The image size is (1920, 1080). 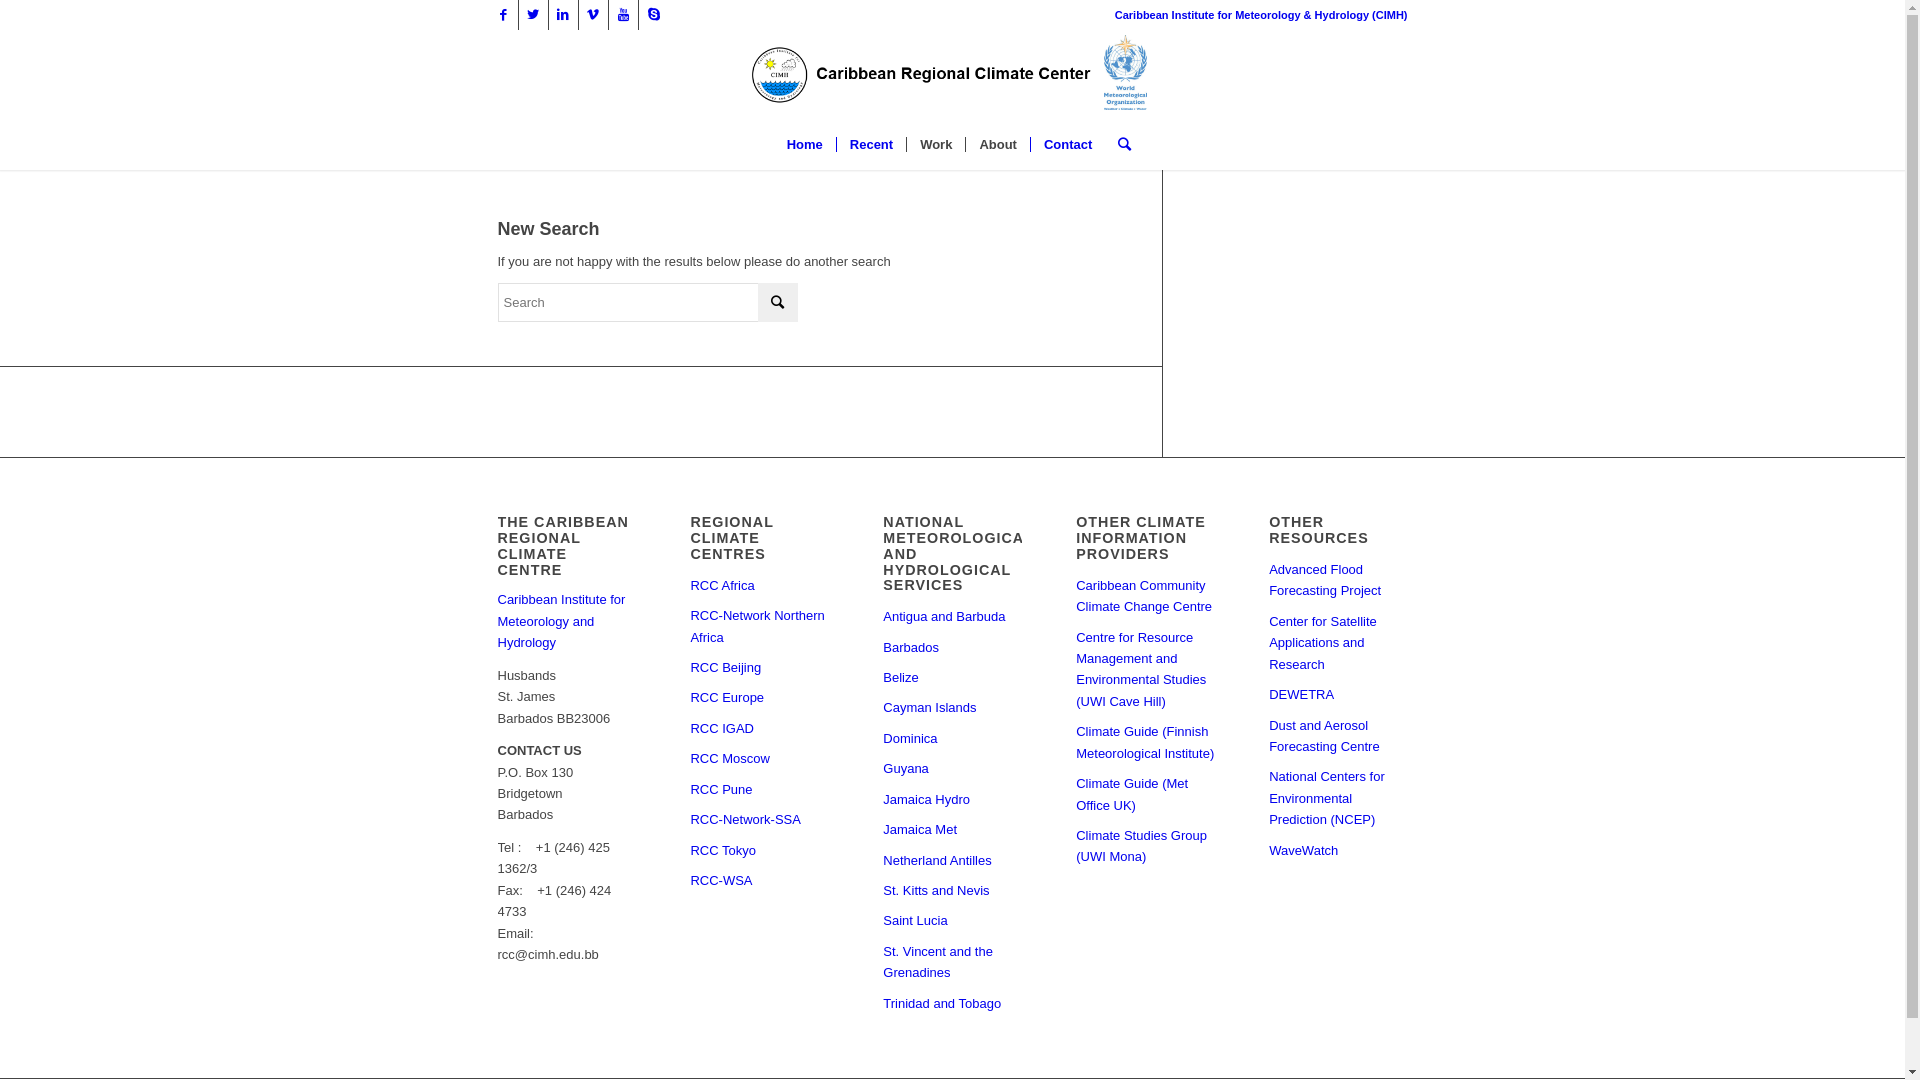 I want to click on 'Center for Satellite Applications and Research', so click(x=1338, y=643).